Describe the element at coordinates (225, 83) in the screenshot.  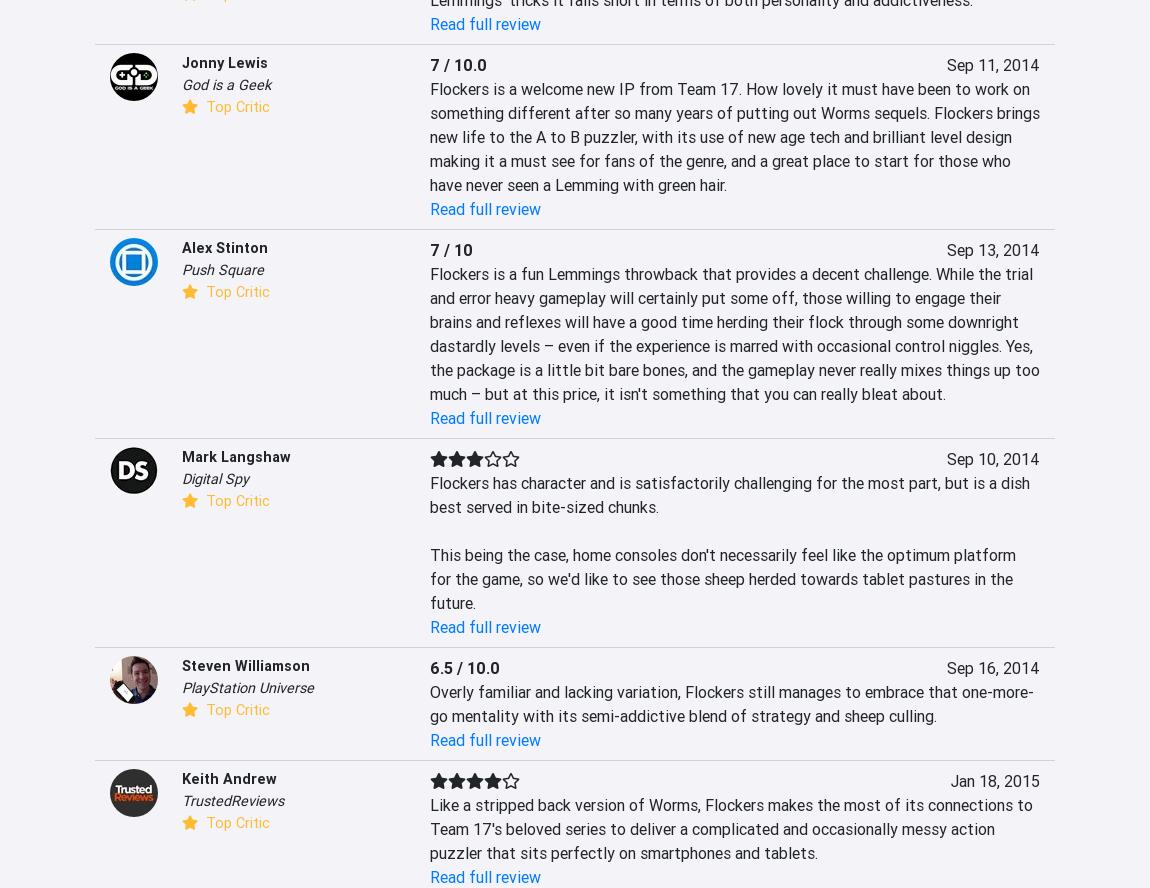
I see `'God is a Geek'` at that location.